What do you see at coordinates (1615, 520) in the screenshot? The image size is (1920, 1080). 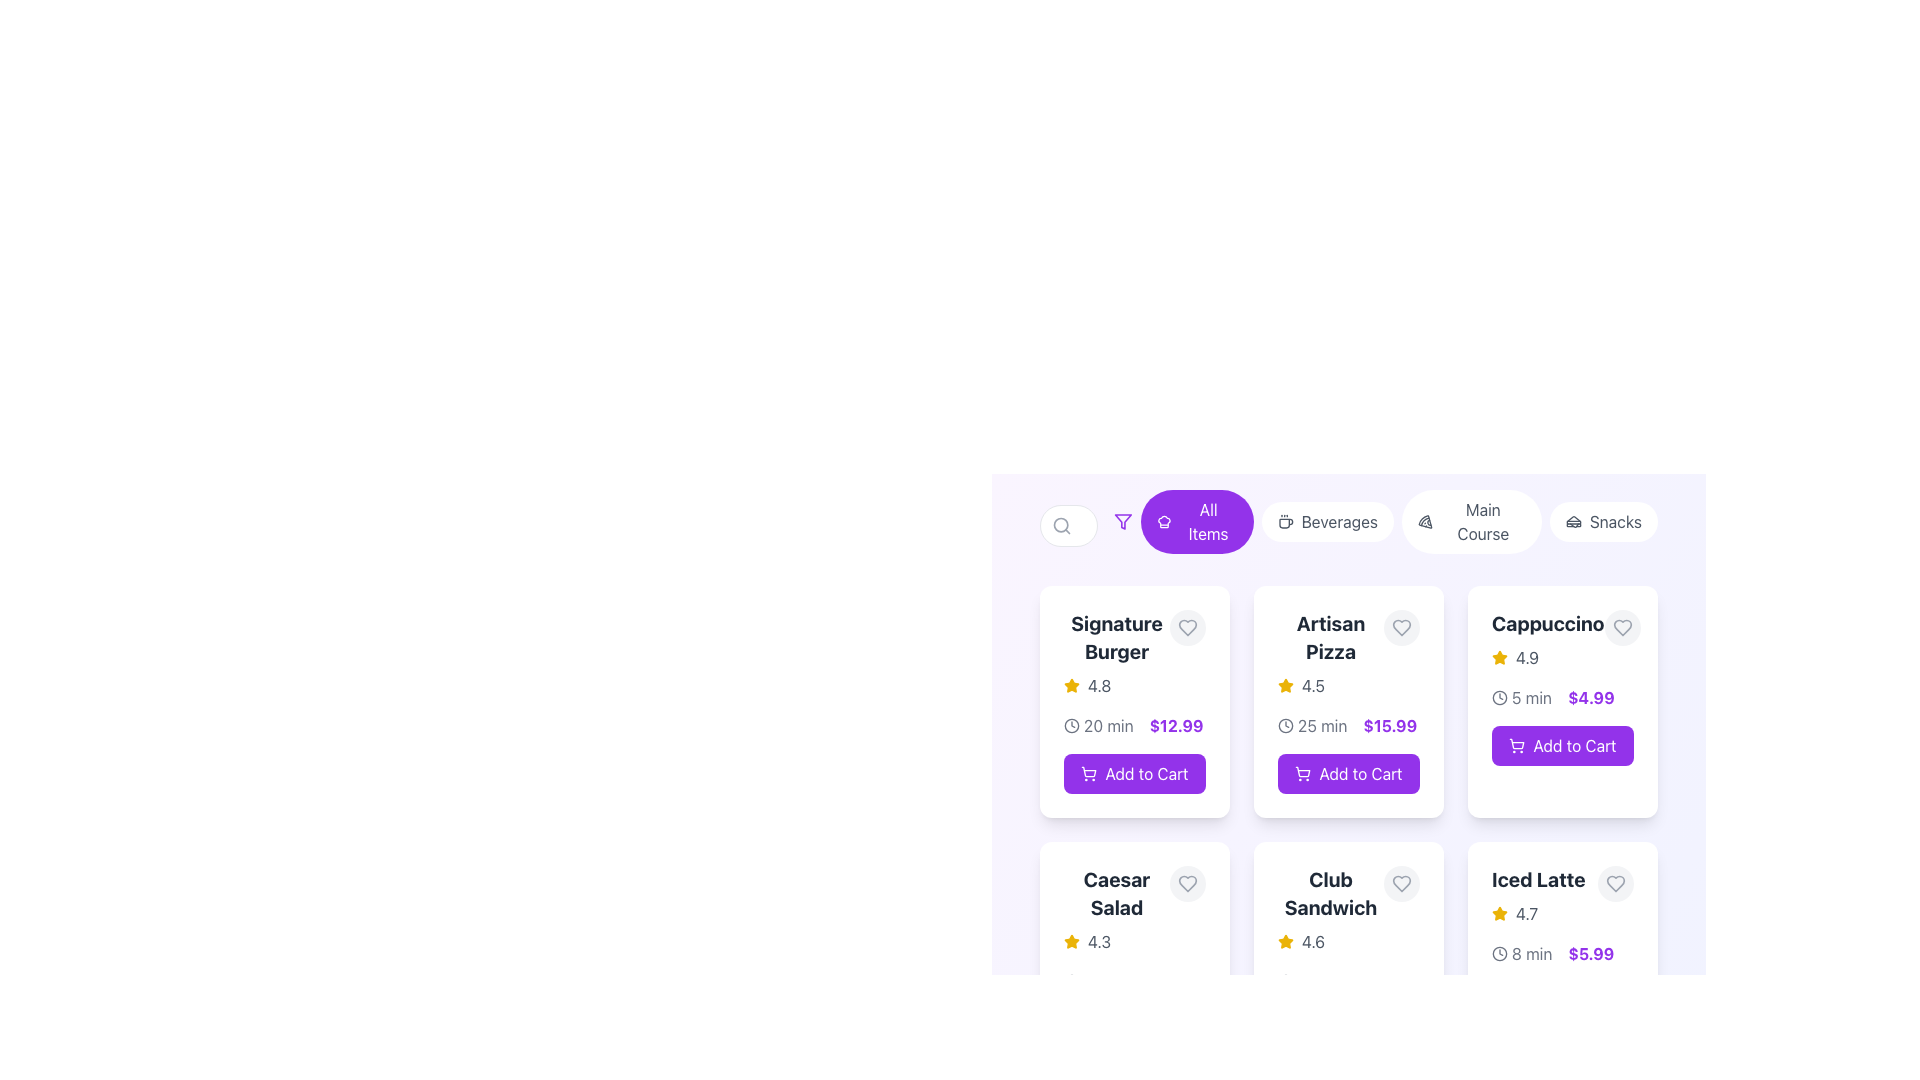 I see `the 'Snacks' category label using keyboard navigation and focus on it for selection` at bounding box center [1615, 520].